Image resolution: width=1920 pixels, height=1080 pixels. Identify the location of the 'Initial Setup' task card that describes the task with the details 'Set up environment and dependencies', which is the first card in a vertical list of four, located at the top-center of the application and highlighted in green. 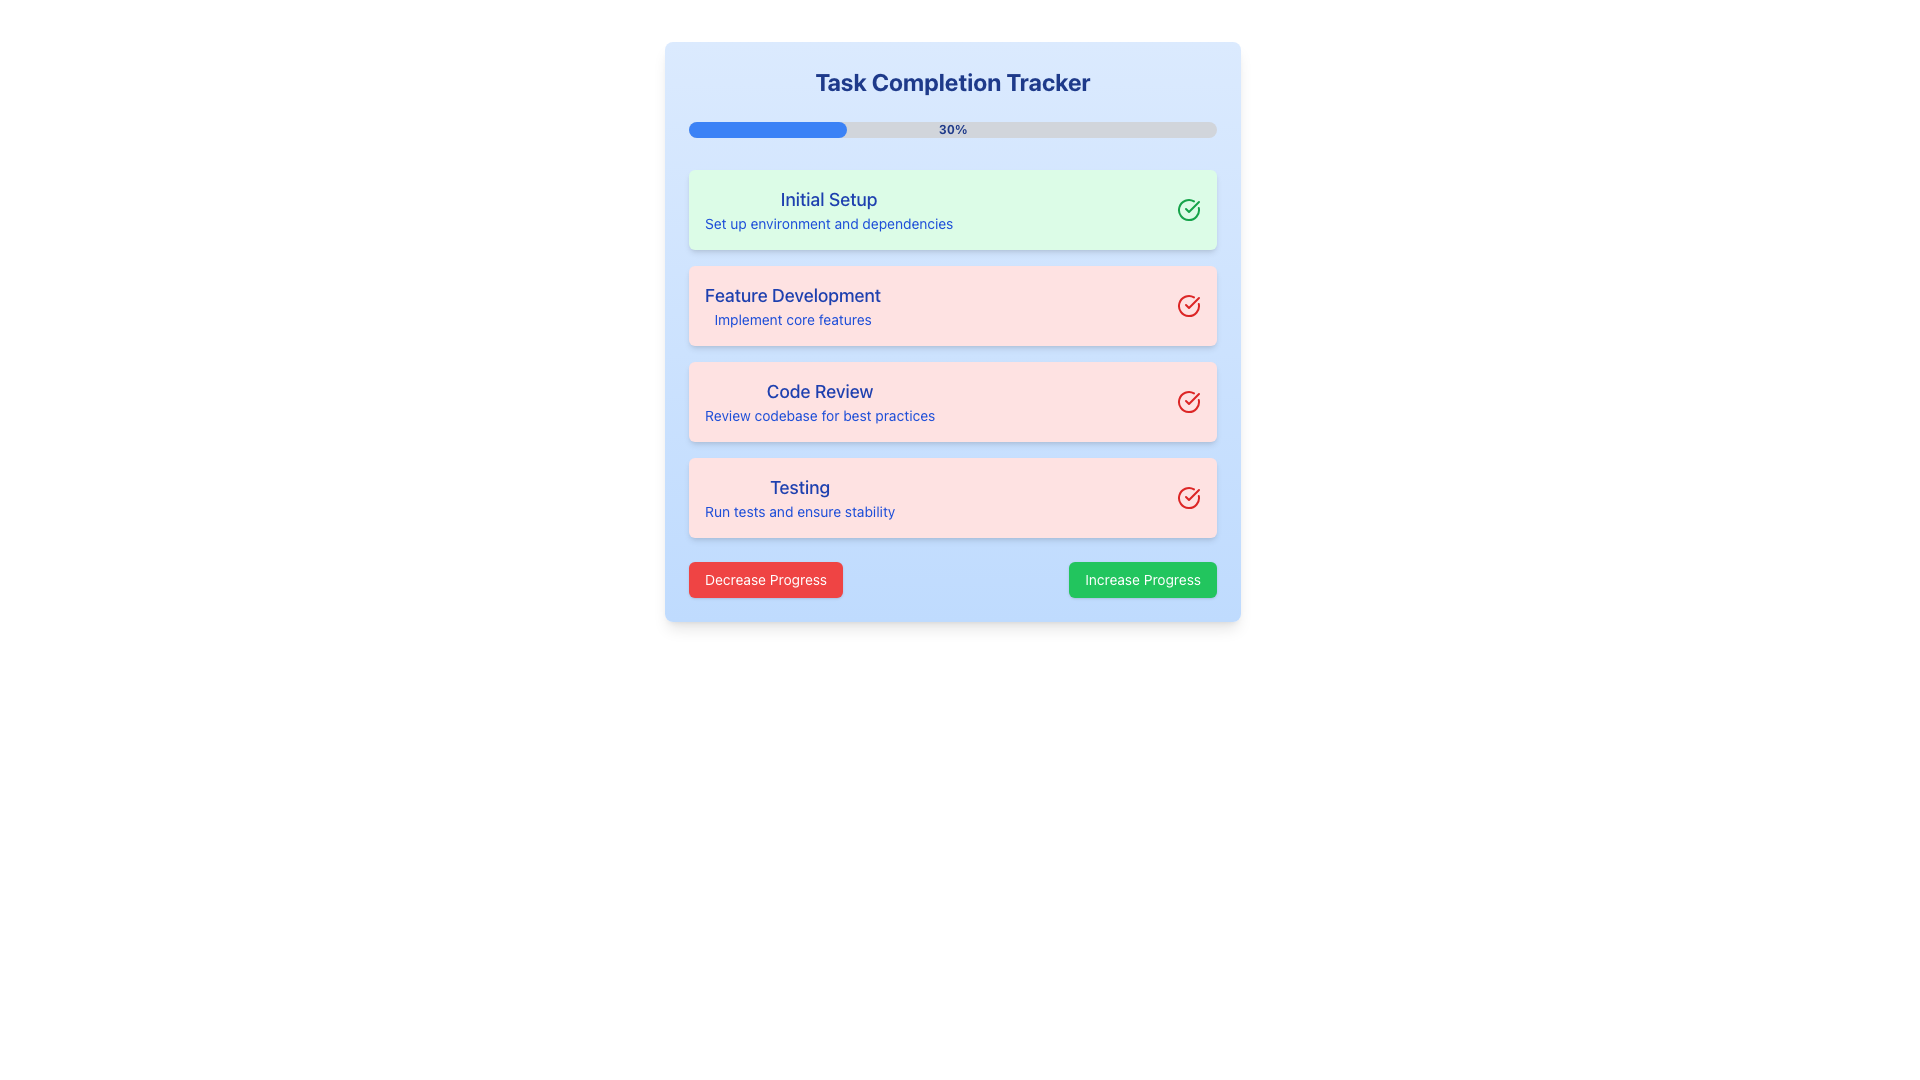
(829, 209).